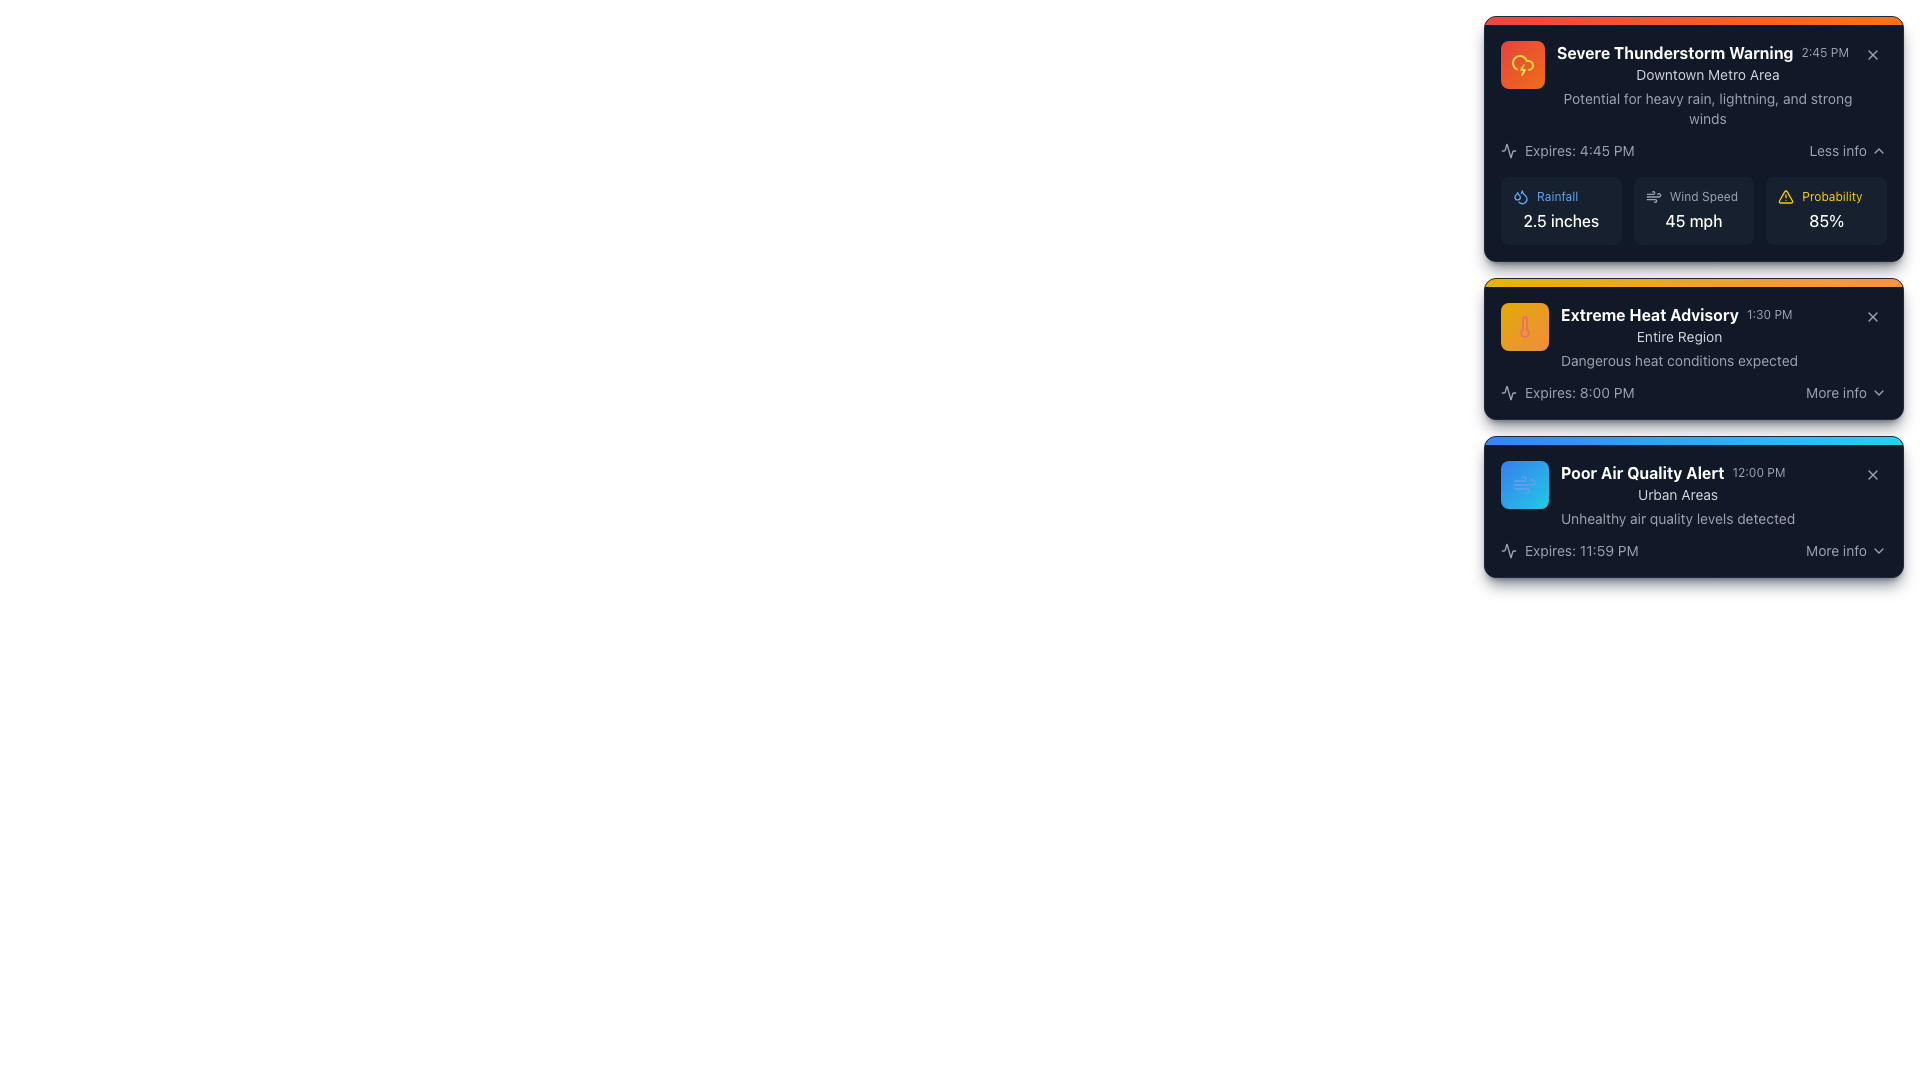 The width and height of the screenshot is (1920, 1080). I want to click on the Label with time indicator for the severe weather alert, which is positioned at the top of the first notification panel, so click(1707, 52).